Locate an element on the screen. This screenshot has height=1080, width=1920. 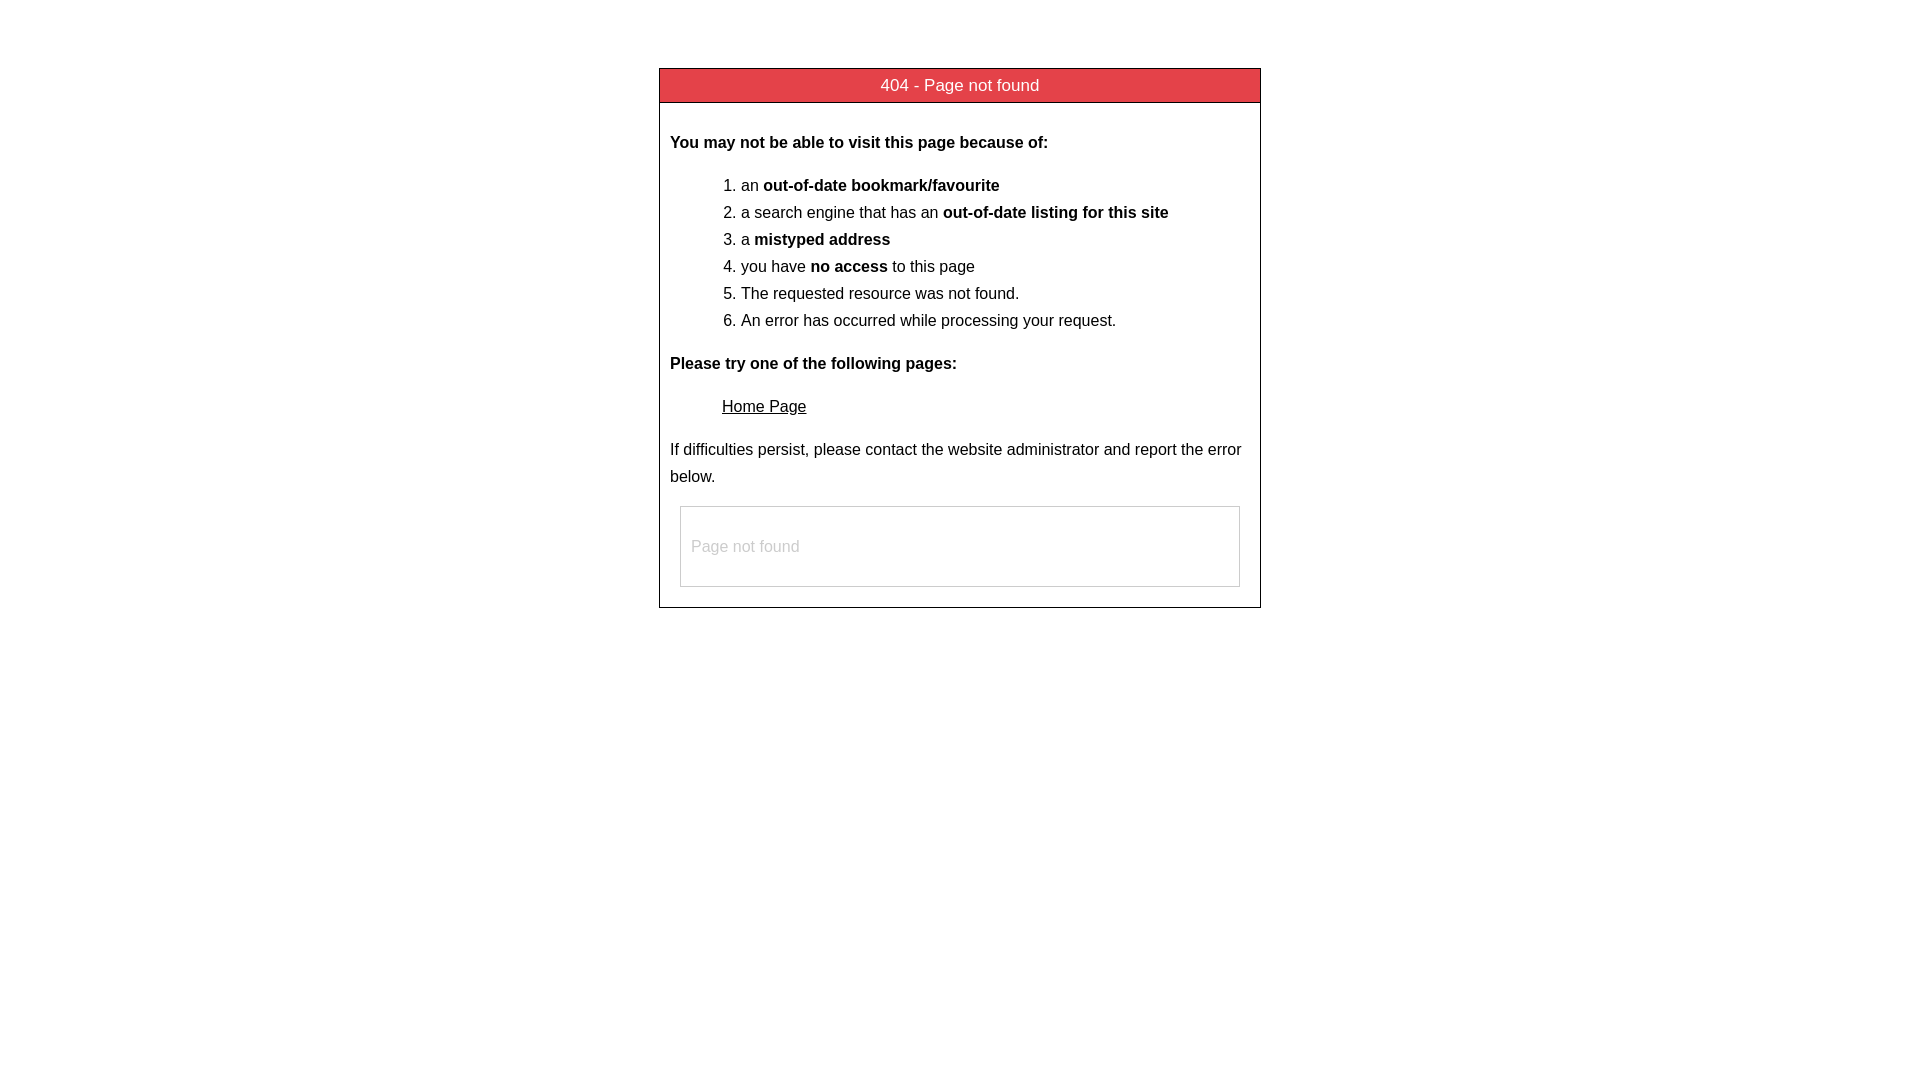
'Home Page' is located at coordinates (720, 405).